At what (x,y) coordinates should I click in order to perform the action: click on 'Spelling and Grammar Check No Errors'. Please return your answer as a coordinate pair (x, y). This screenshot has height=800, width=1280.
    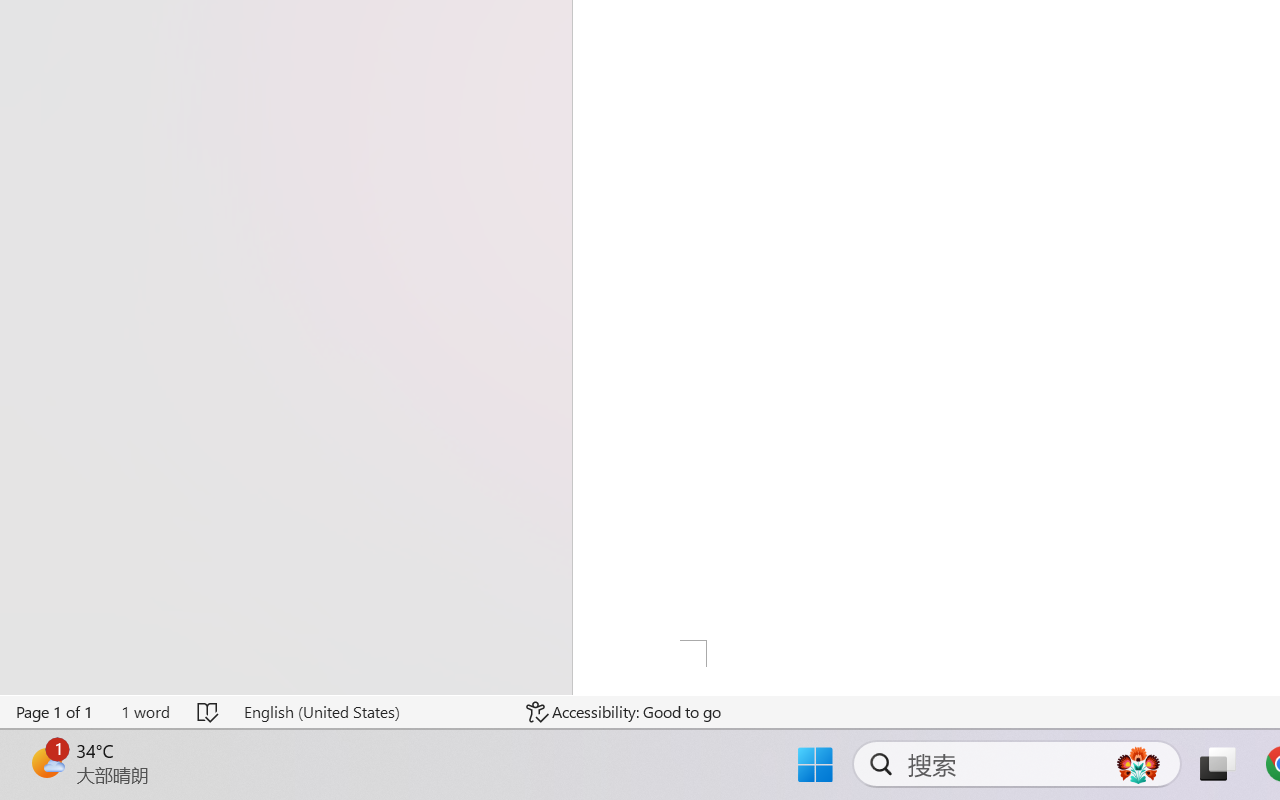
    Looking at the image, I should click on (209, 711).